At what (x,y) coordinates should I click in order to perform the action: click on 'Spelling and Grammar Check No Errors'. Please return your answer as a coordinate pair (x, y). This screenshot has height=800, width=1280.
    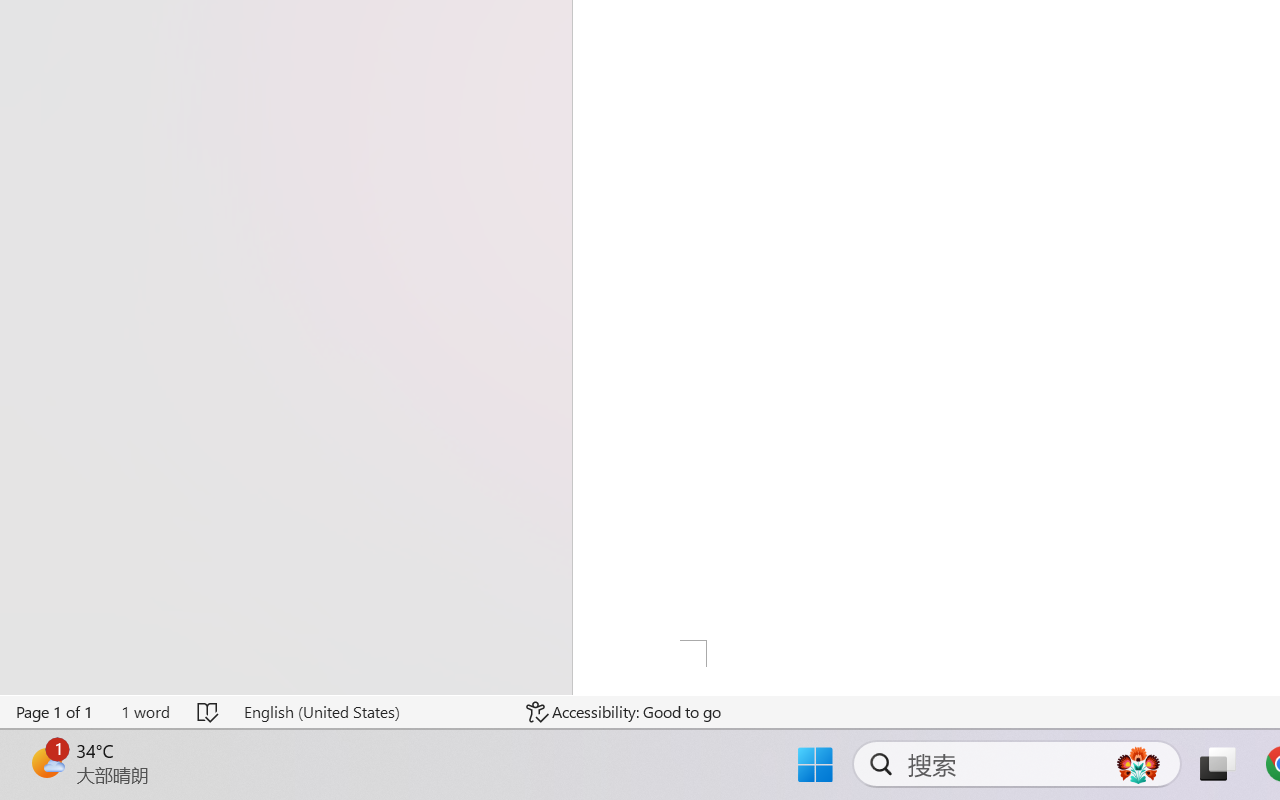
    Looking at the image, I should click on (209, 711).